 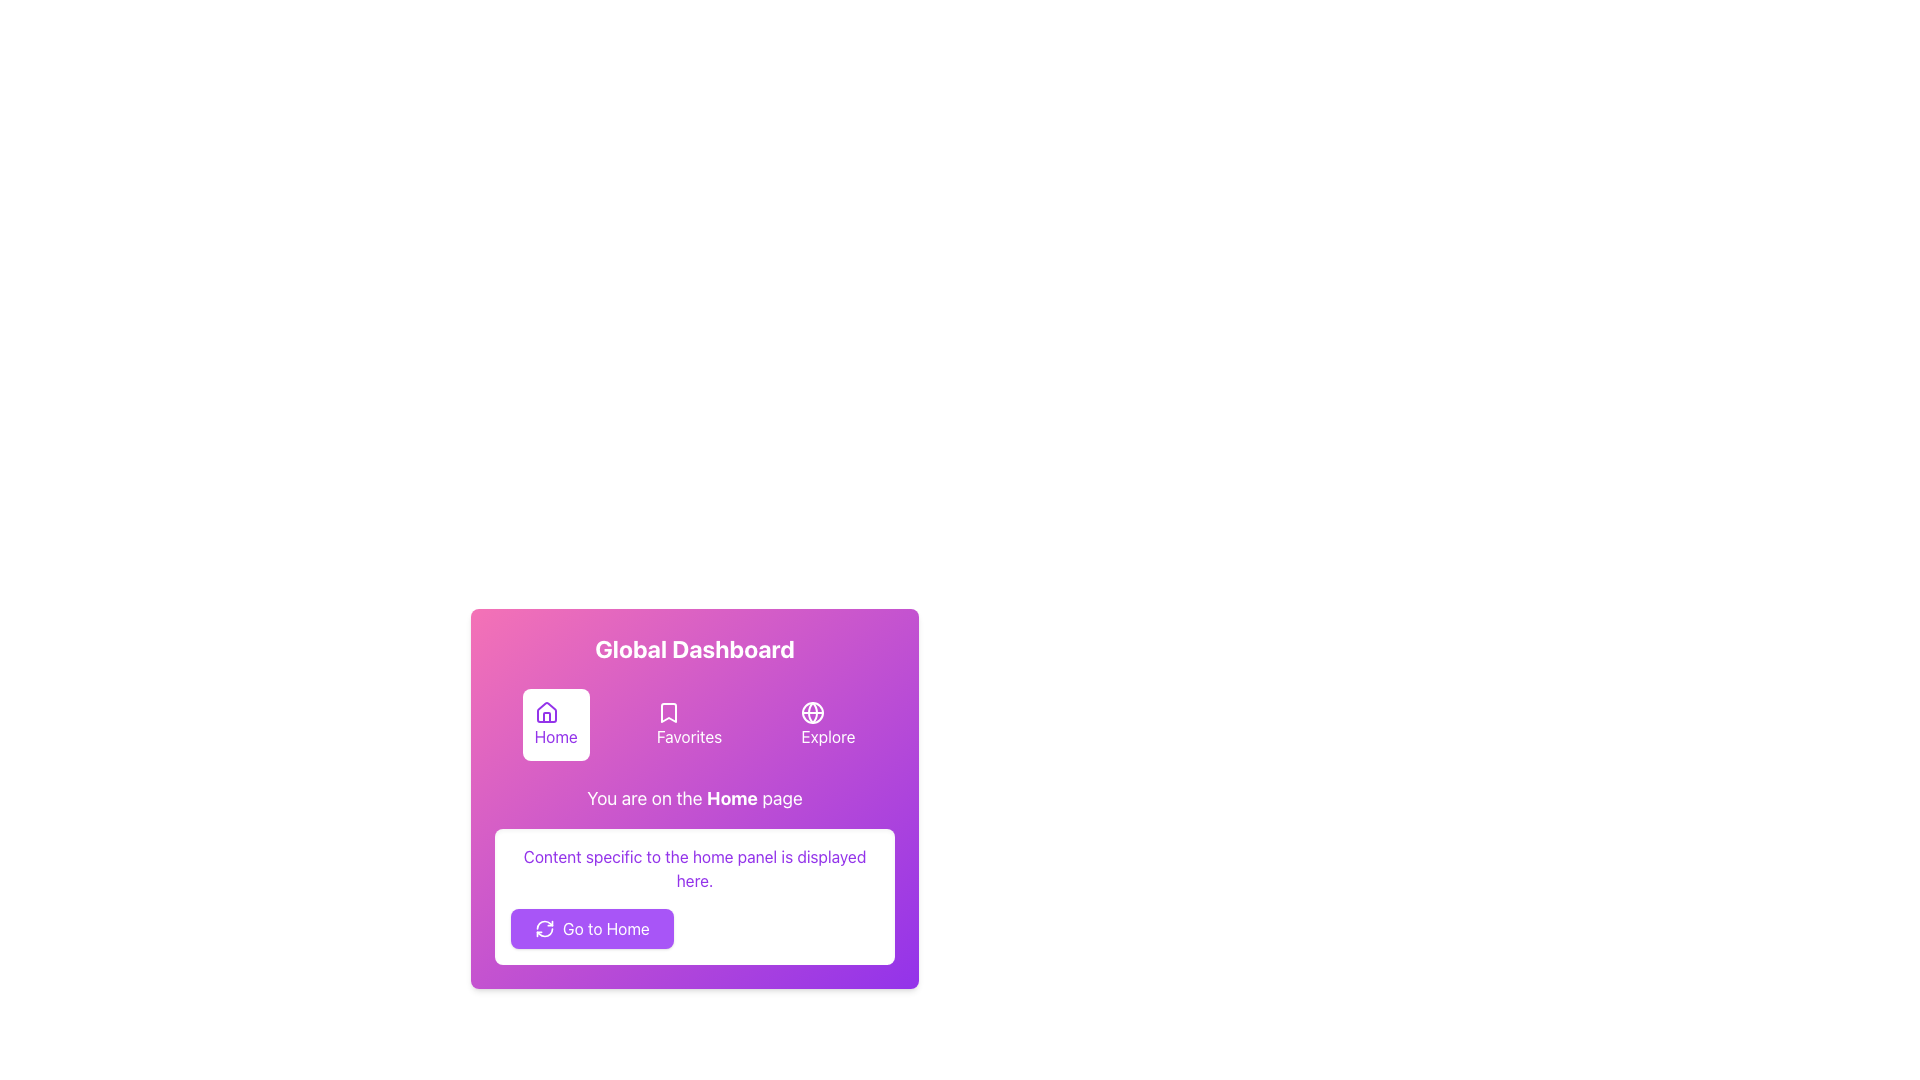 I want to click on the 'Favorites' button, which is a rounded rectangular button with a purple background and white text, located centrally between the 'Home' and 'Explore' buttons in the navigation bar, so click(x=689, y=725).